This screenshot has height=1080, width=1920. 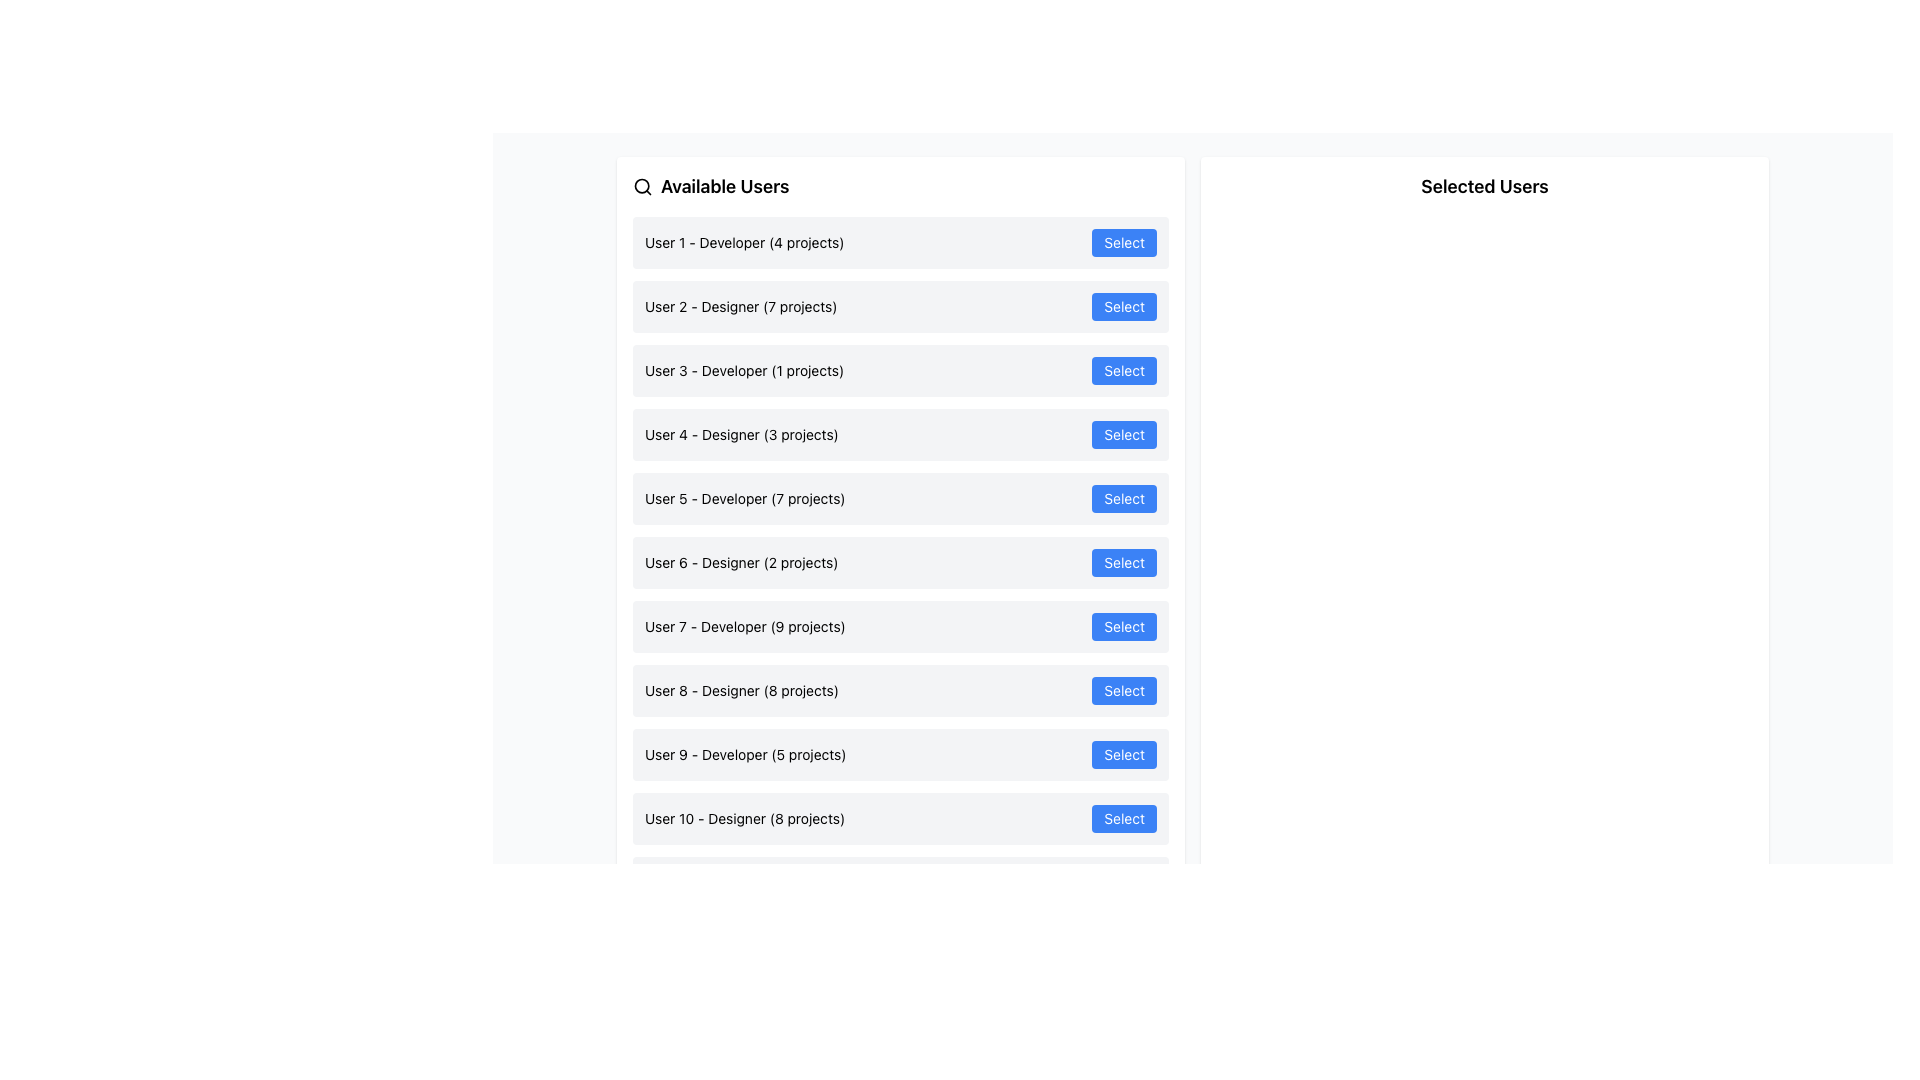 What do you see at coordinates (1124, 755) in the screenshot?
I see `the 'Select' button with a blue background` at bounding box center [1124, 755].